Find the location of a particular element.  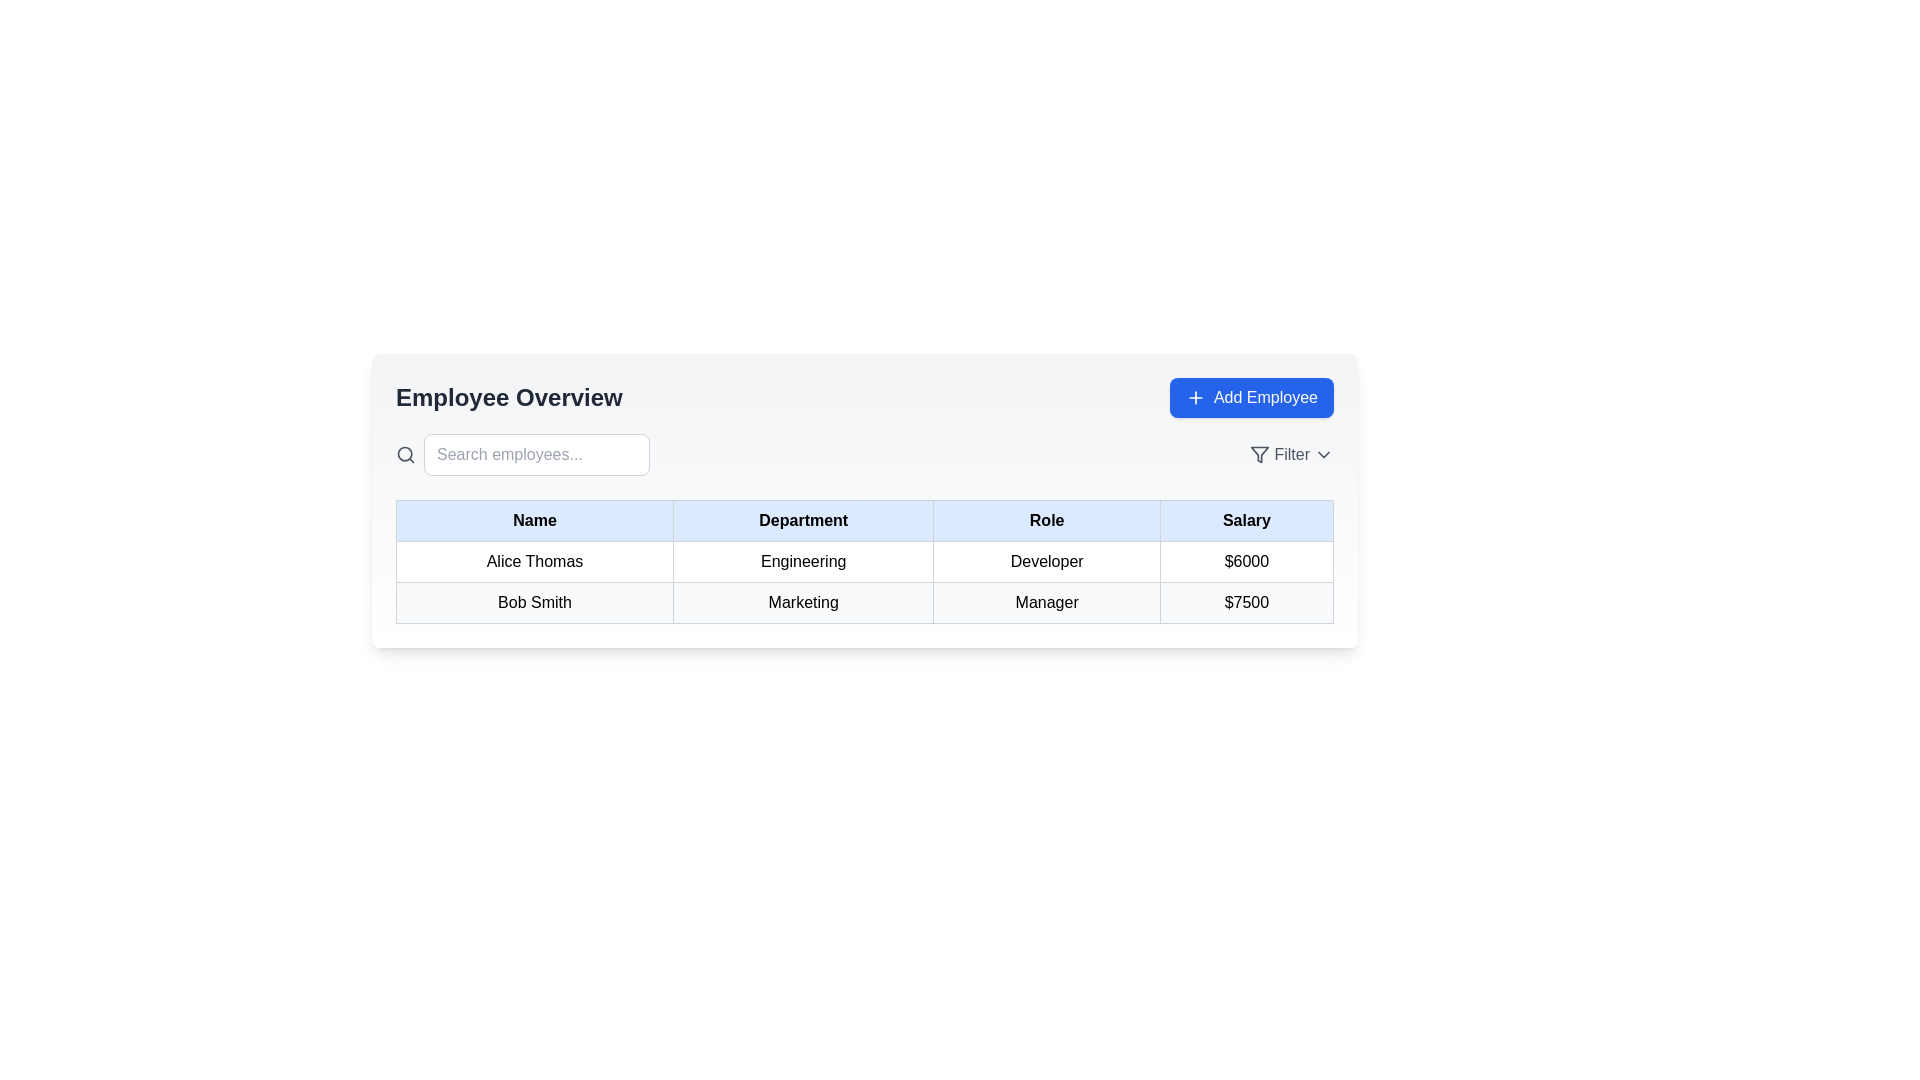

the 'Filter' dropdown button, which includes an icon resembling a filter funnel and is located on the right side above the data table is located at coordinates (1292, 455).